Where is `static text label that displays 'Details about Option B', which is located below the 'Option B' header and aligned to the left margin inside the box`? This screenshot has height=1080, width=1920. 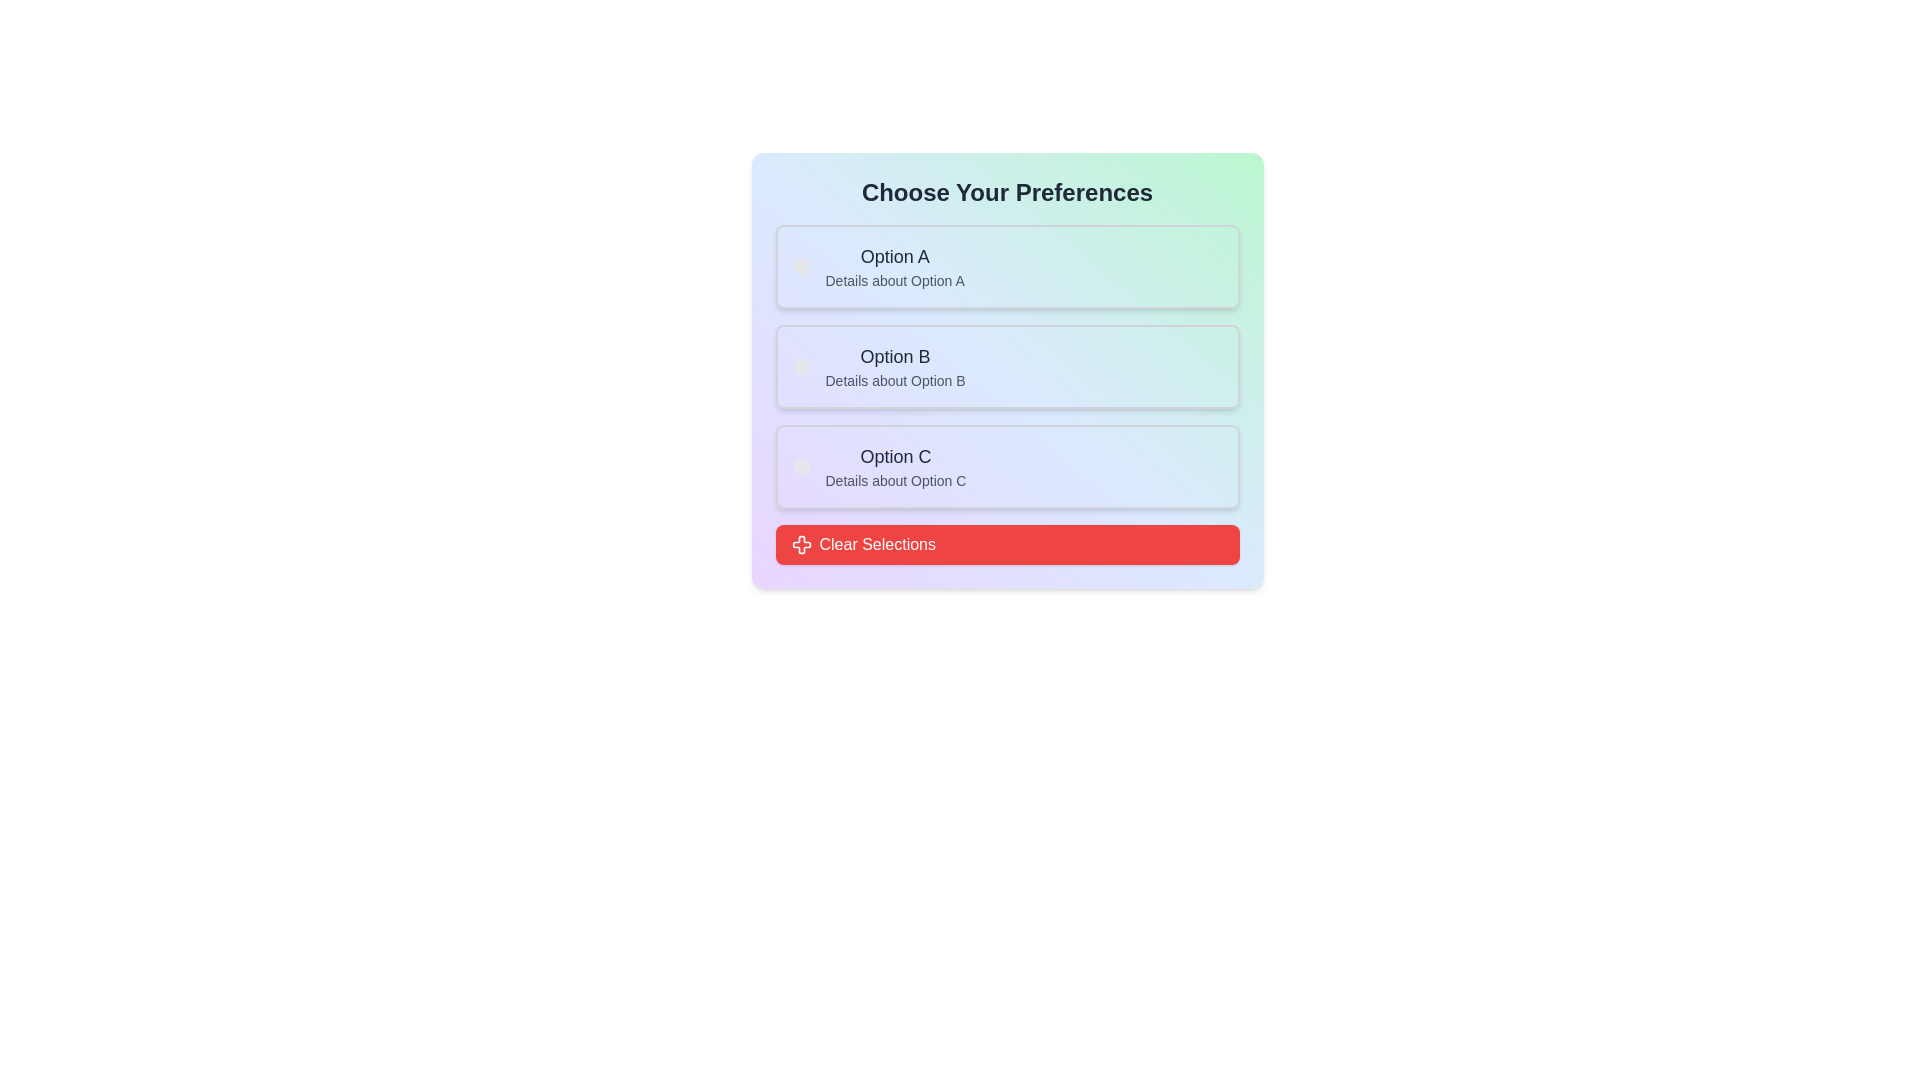
static text label that displays 'Details about Option B', which is located below the 'Option B' header and aligned to the left margin inside the box is located at coordinates (894, 381).